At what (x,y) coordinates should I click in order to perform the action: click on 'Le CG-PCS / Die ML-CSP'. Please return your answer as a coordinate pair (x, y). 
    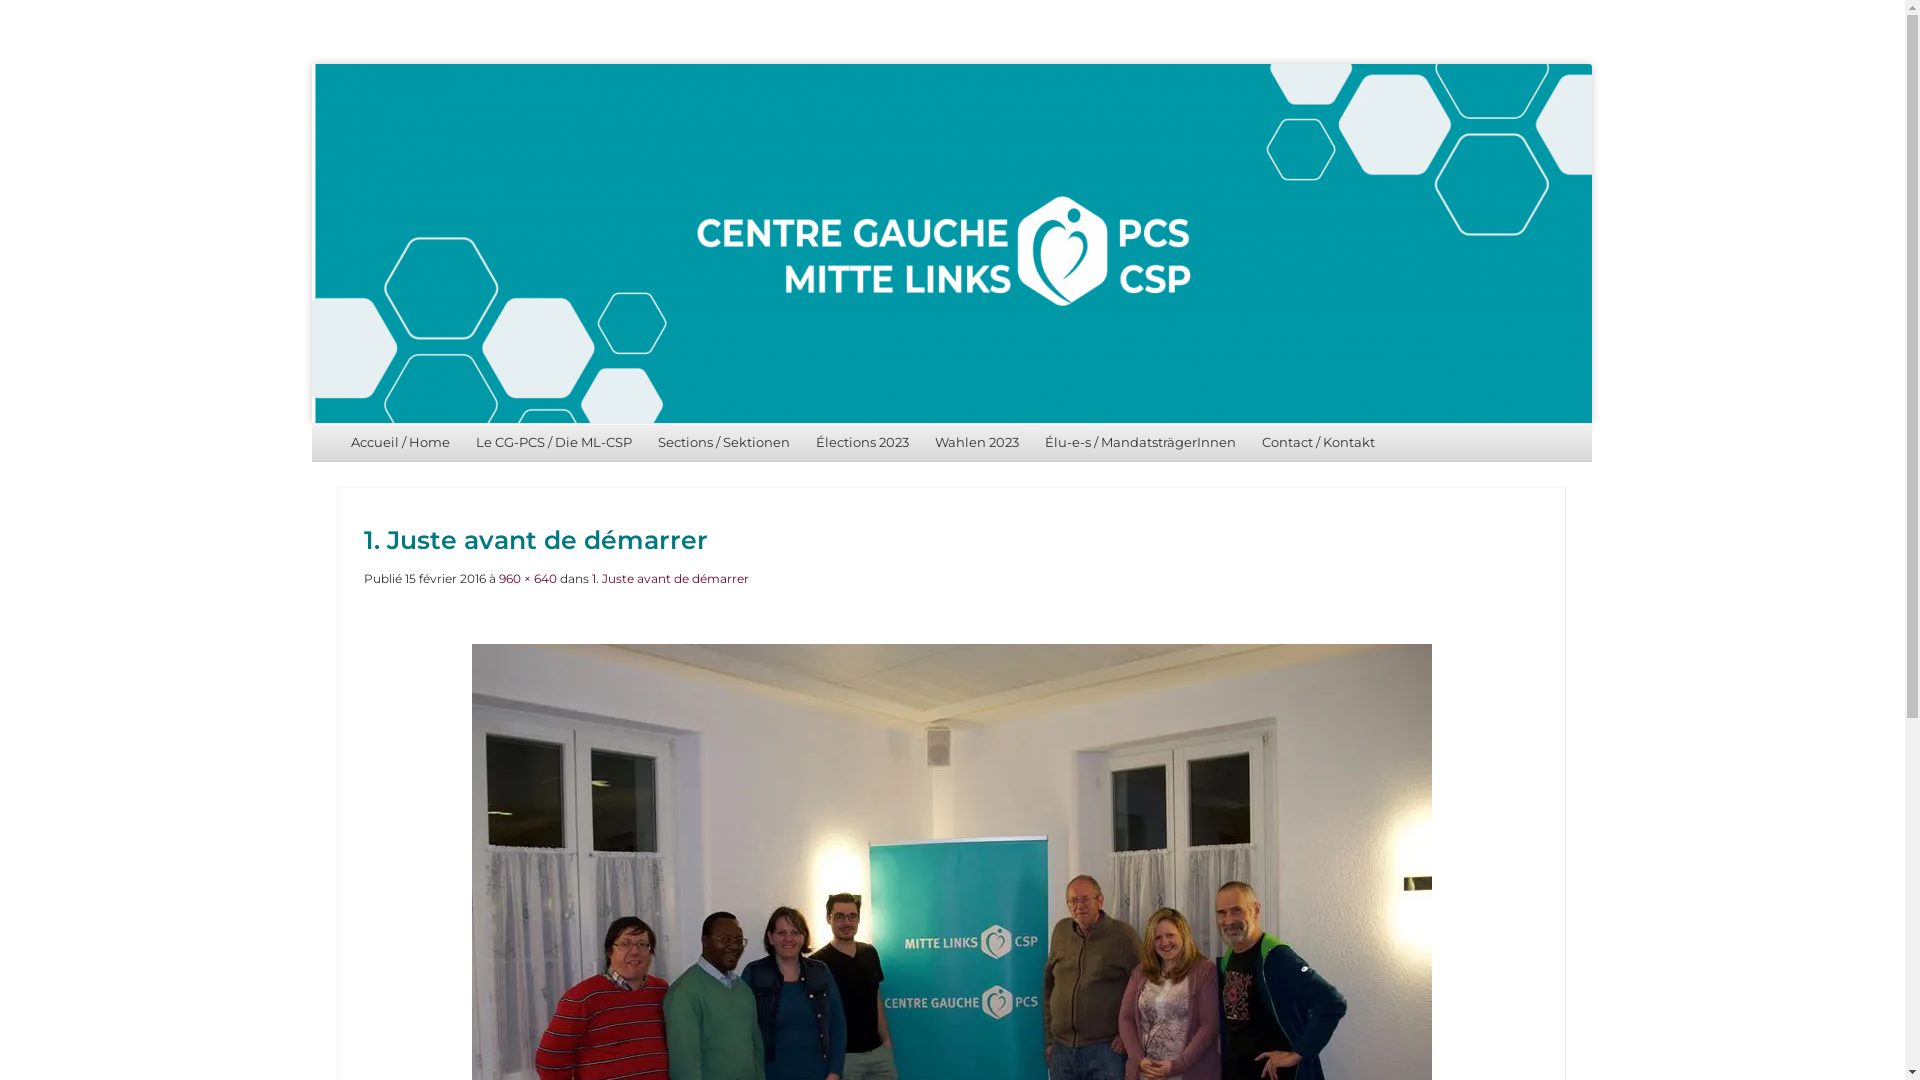
    Looking at the image, I should click on (461, 441).